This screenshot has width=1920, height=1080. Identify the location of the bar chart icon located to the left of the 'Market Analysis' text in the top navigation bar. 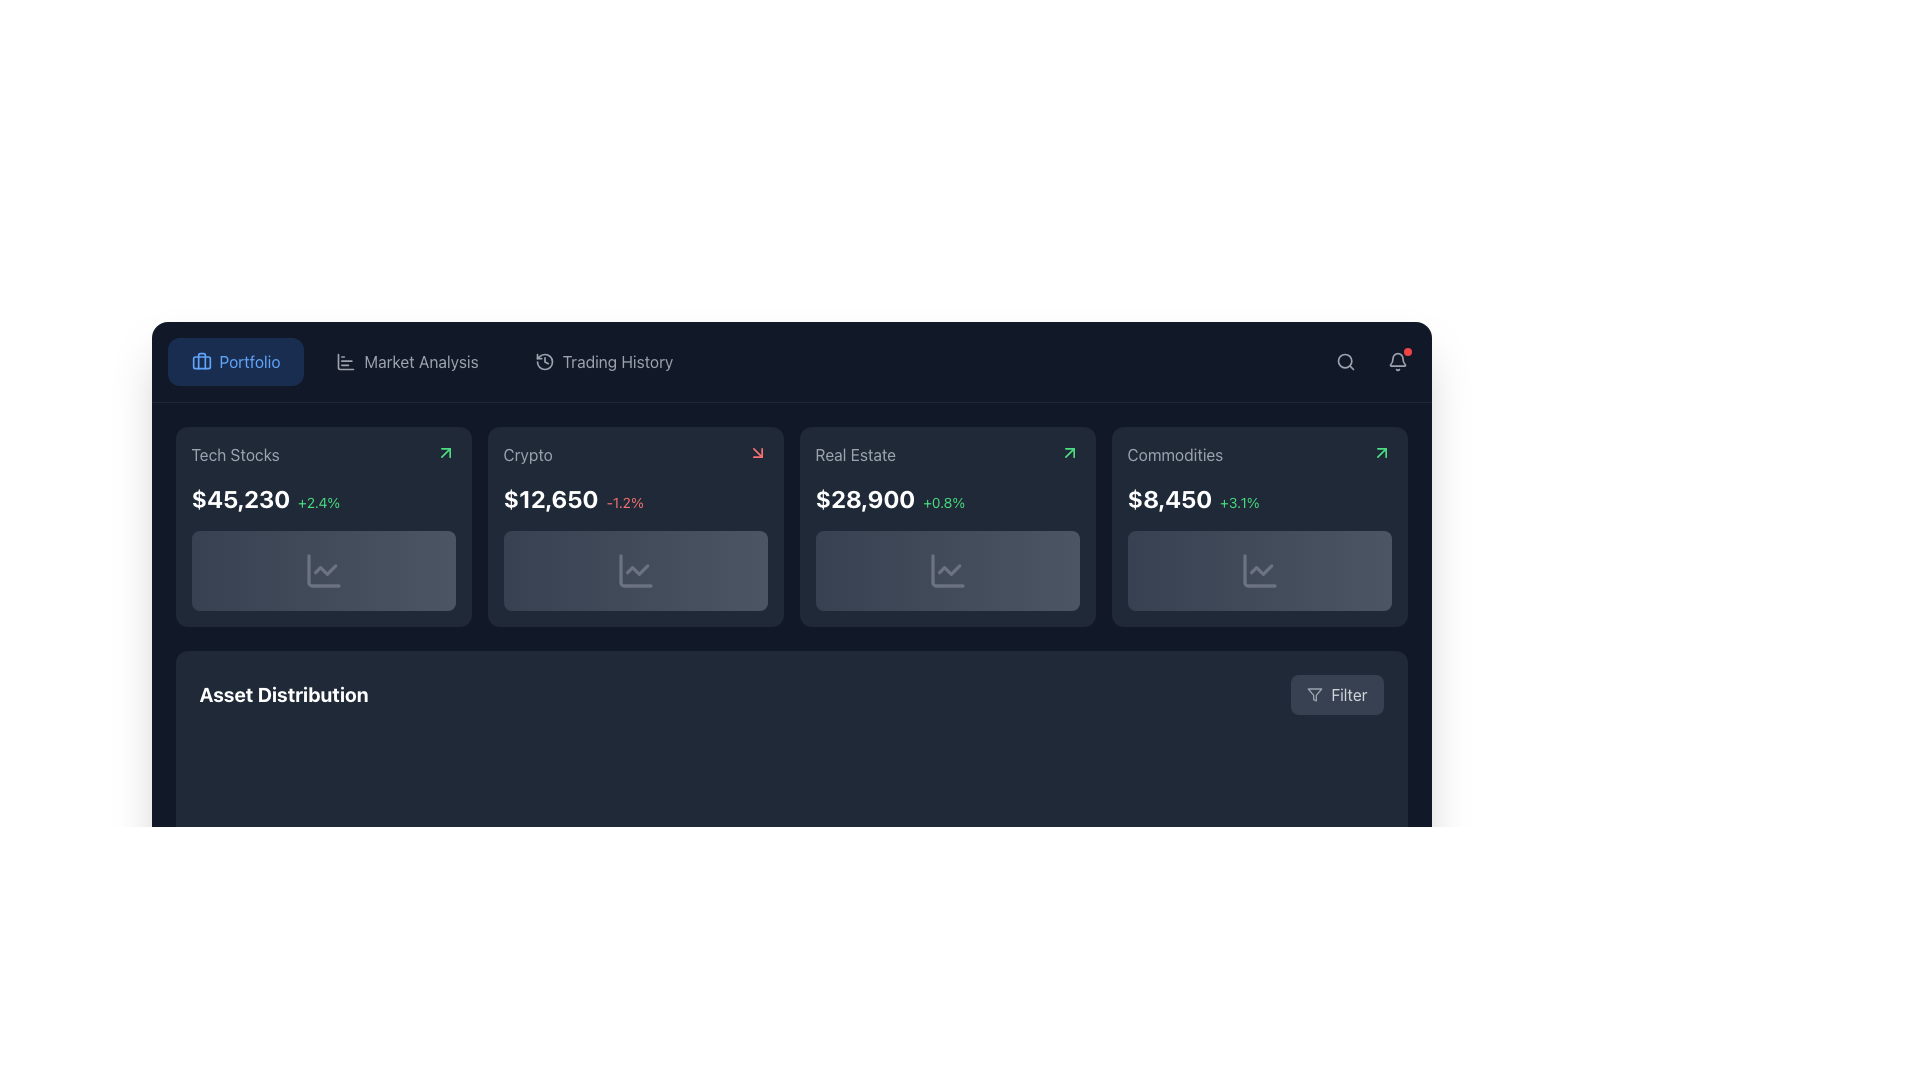
(346, 362).